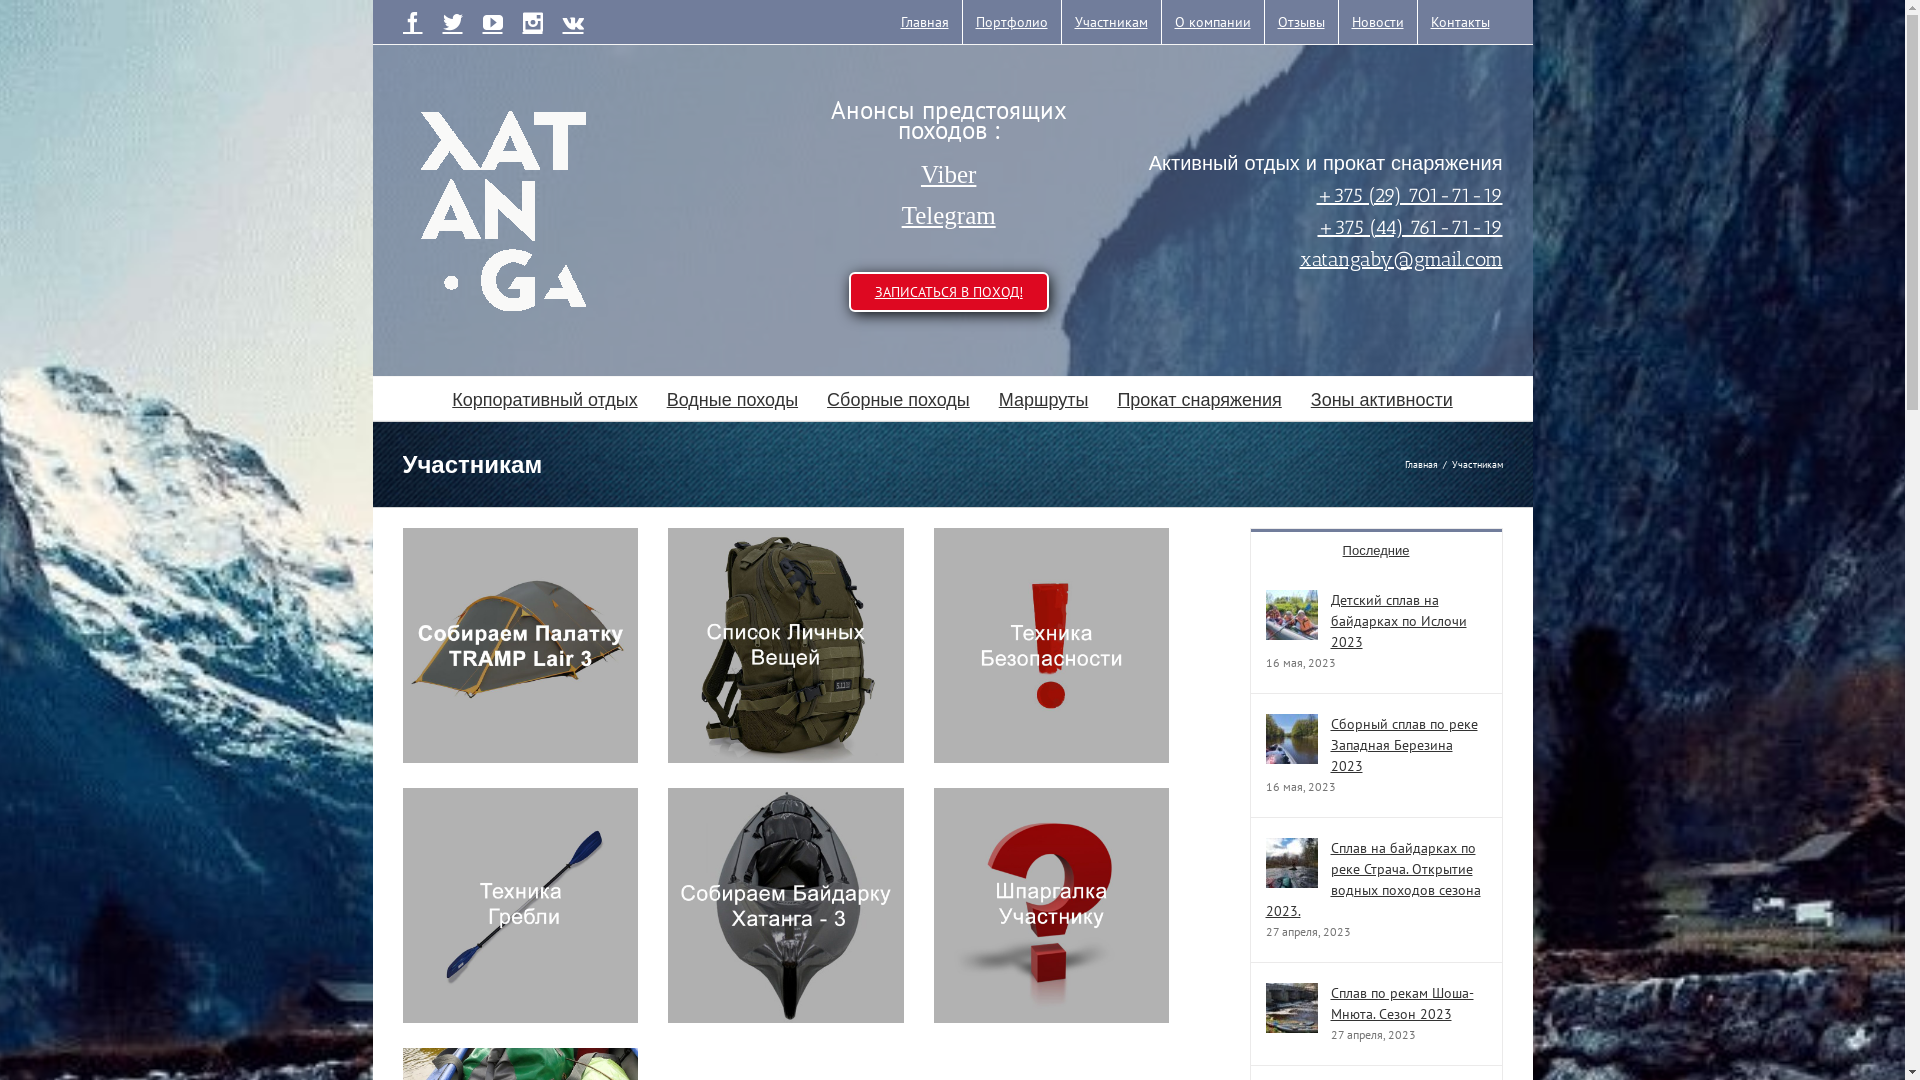  I want to click on '+375 (44) 761-71-19', so click(1409, 225).